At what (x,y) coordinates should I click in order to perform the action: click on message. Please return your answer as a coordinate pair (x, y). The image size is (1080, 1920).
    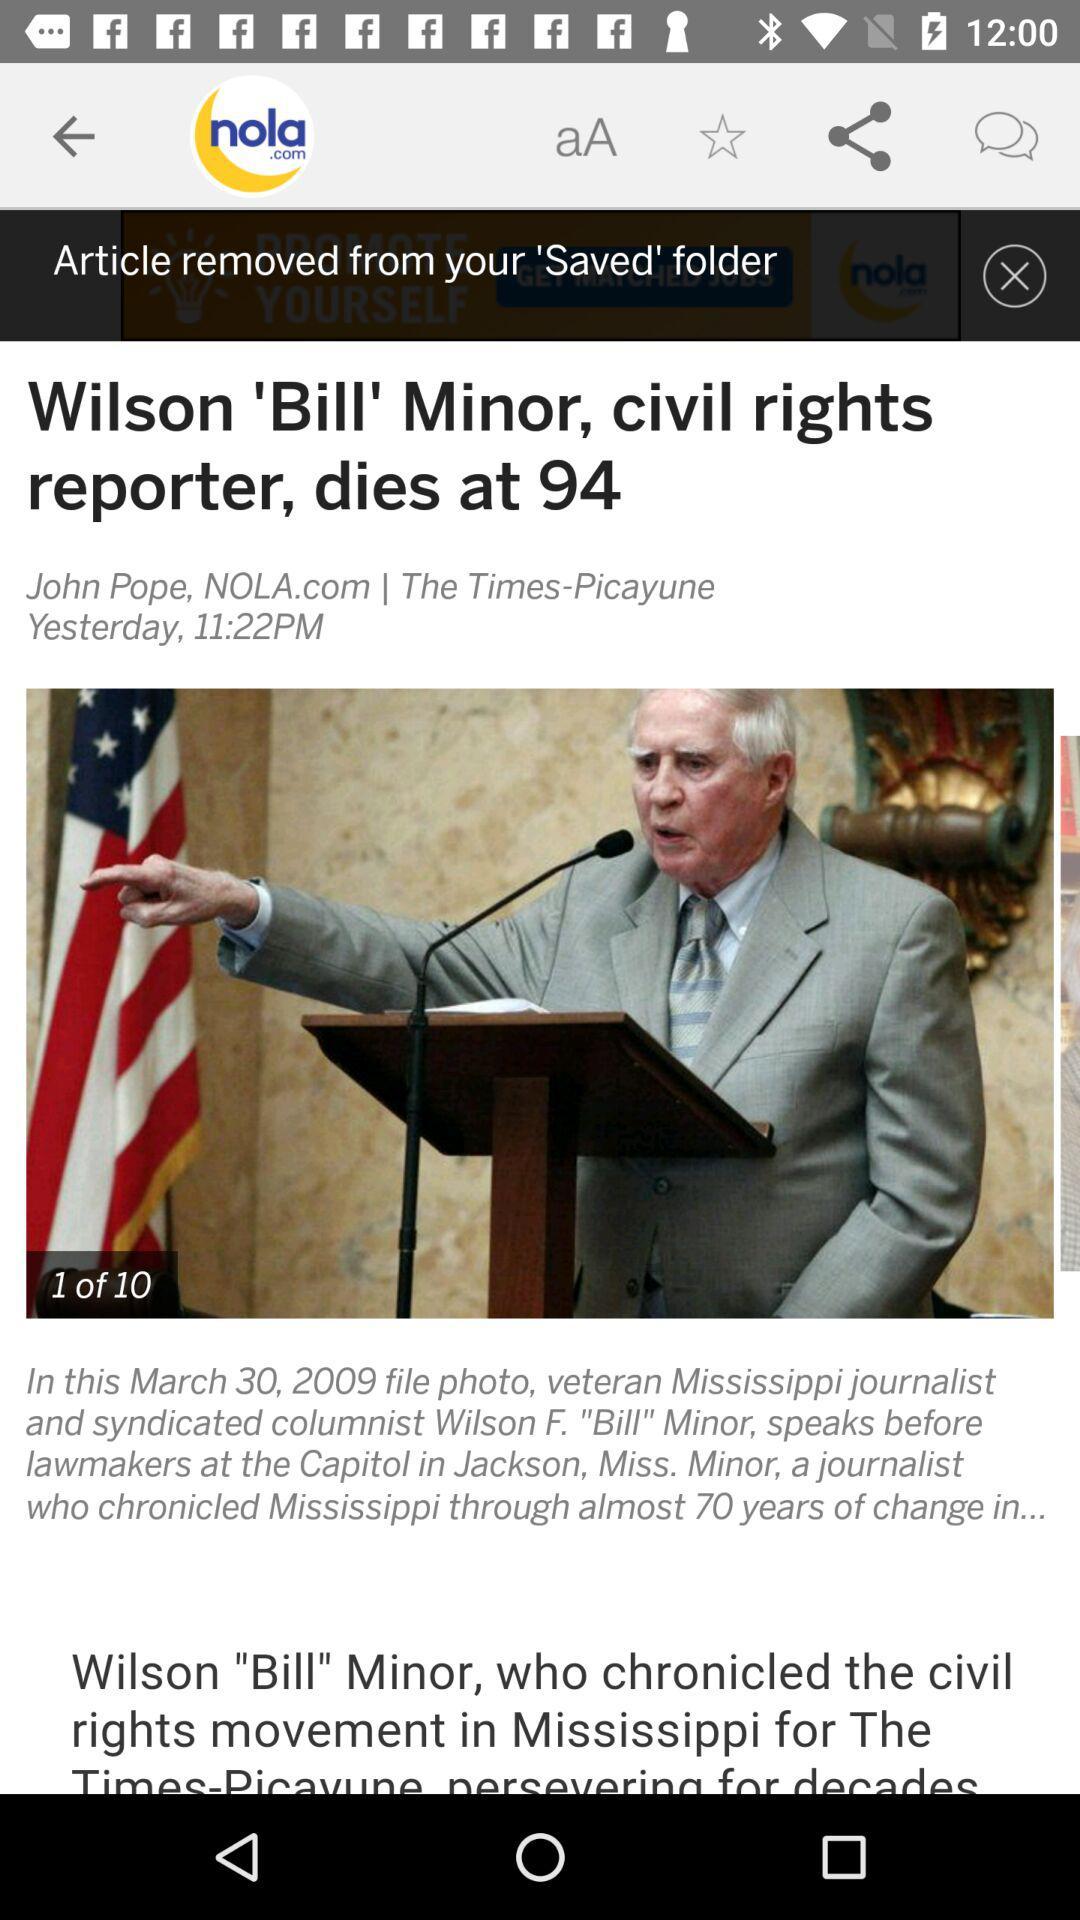
    Looking at the image, I should click on (1014, 274).